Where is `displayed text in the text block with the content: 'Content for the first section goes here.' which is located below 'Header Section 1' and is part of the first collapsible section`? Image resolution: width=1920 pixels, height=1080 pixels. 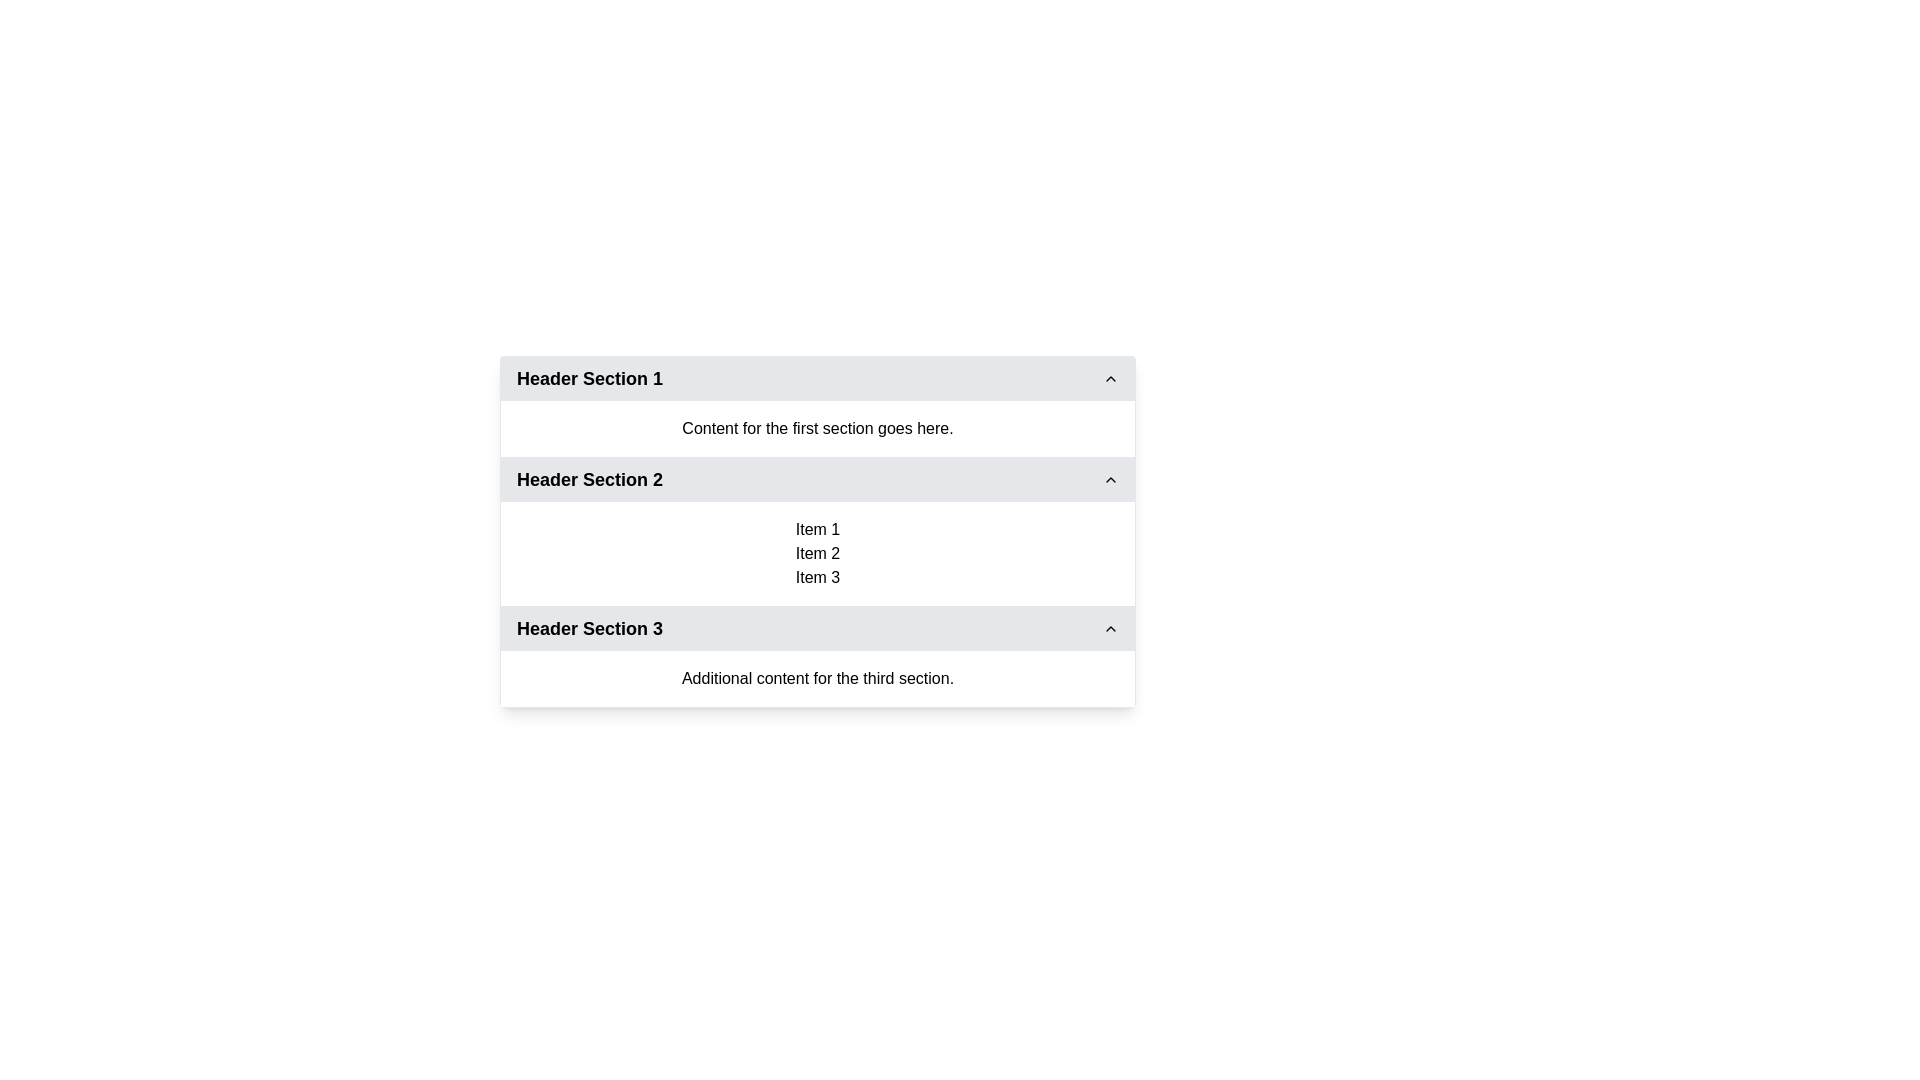 displayed text in the text block with the content: 'Content for the first section goes here.' which is located below 'Header Section 1' and is part of the first collapsible section is located at coordinates (817, 427).